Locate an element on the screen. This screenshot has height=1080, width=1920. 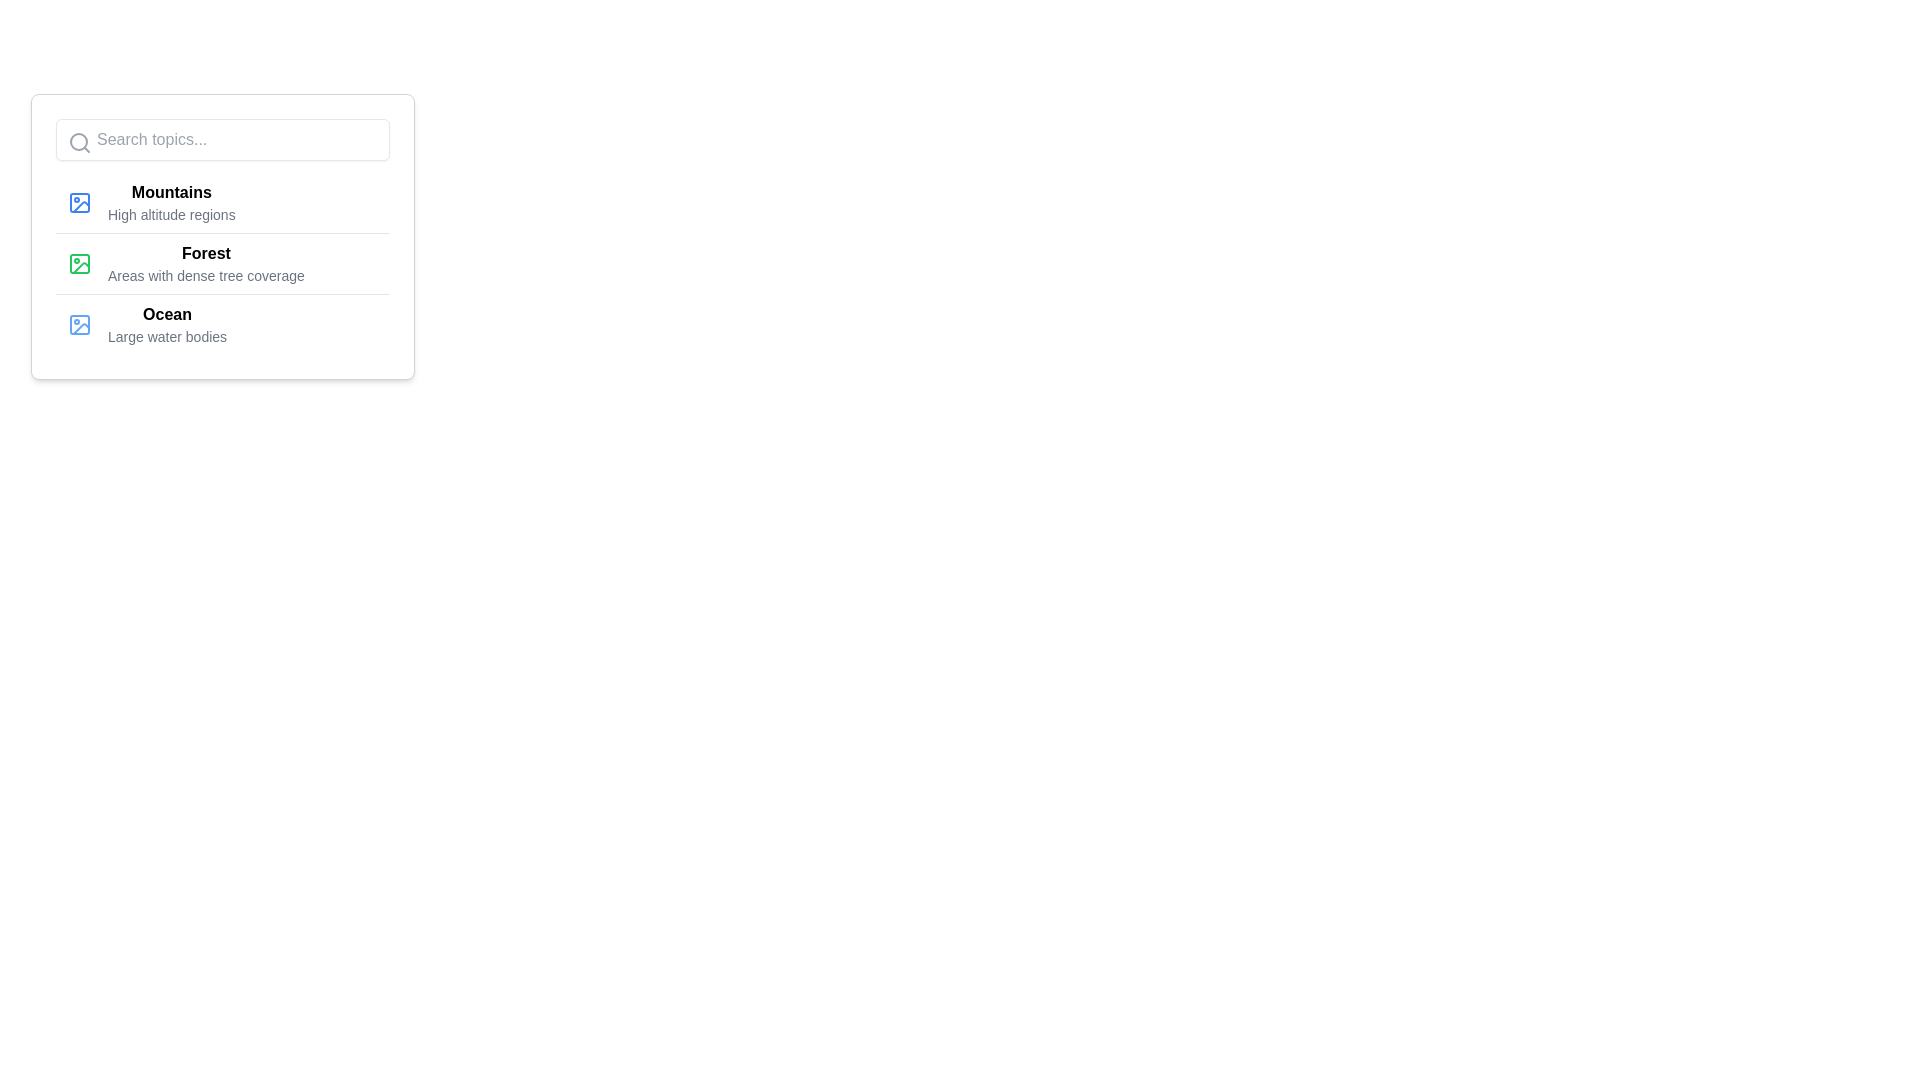
the text block labeled 'Forest', which is the second row in a list of geographic topics is located at coordinates (206, 262).